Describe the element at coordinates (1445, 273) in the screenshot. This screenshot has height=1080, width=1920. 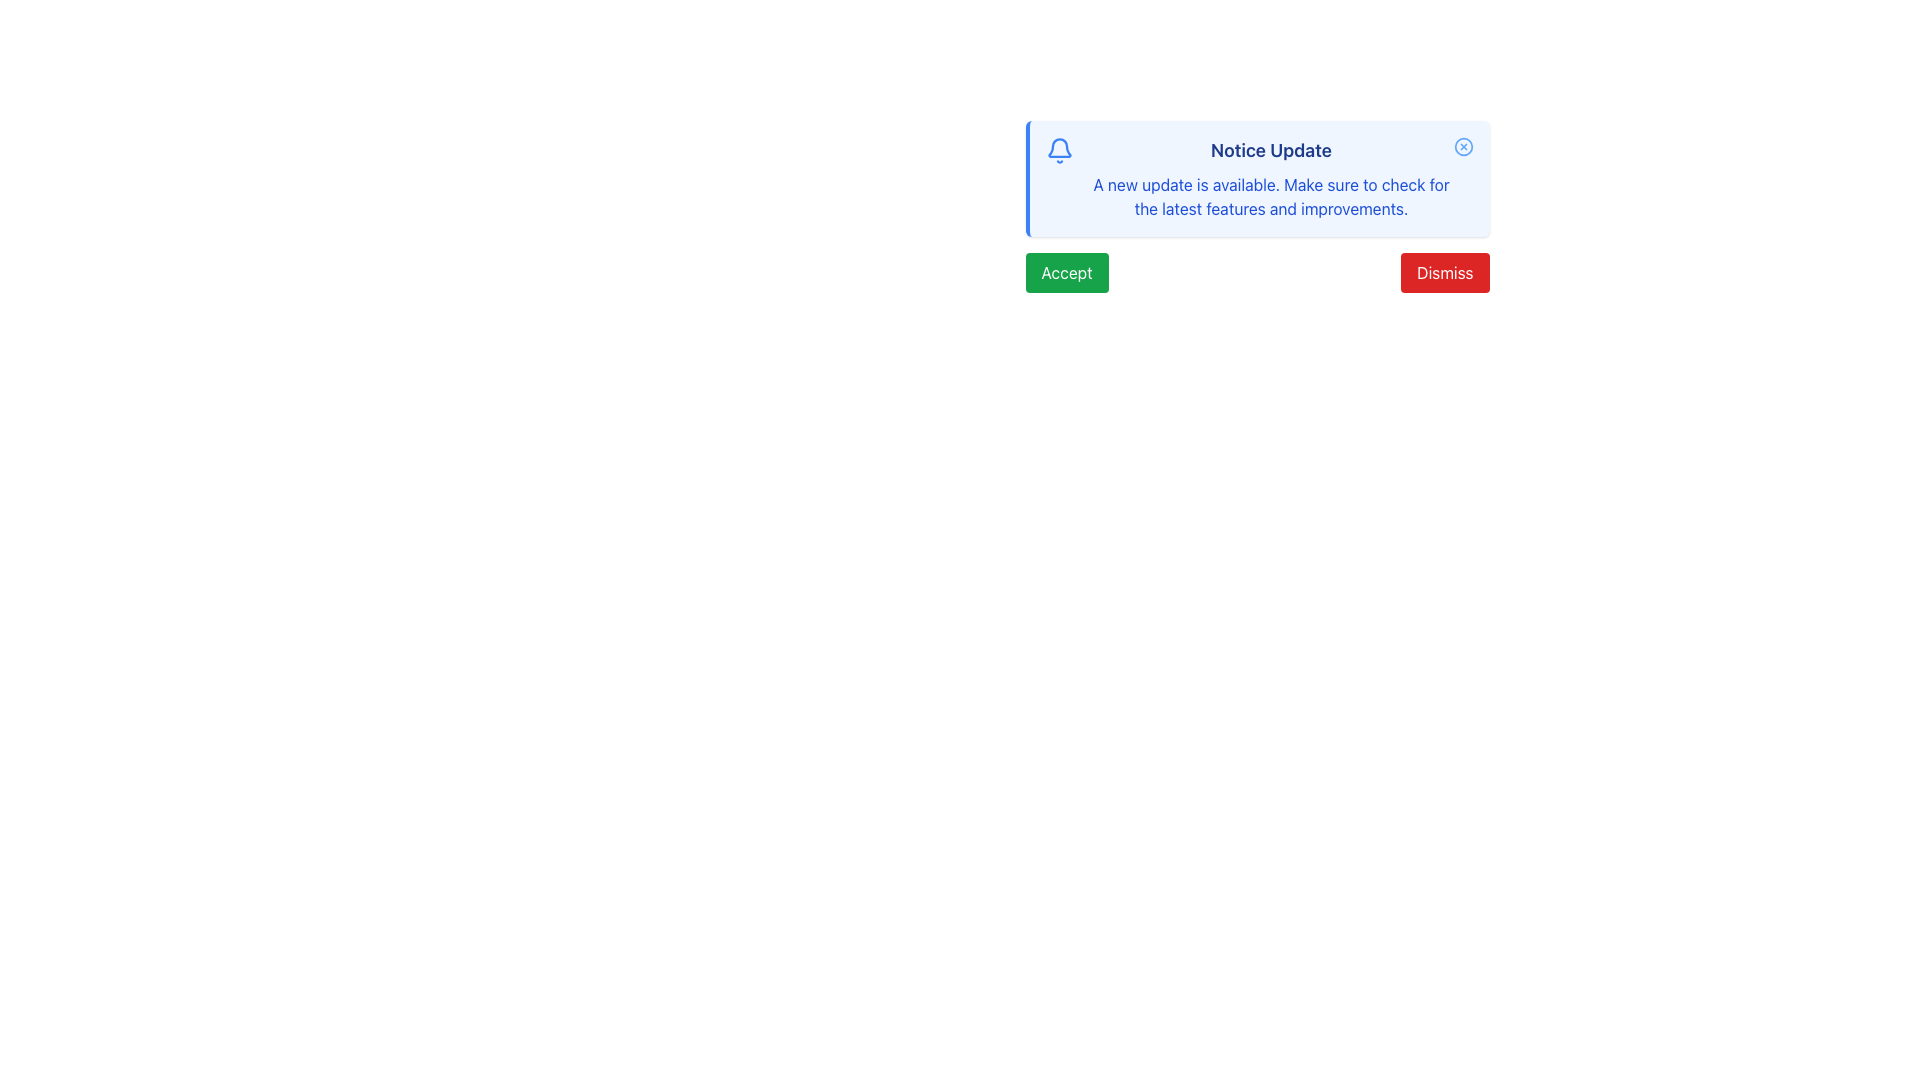
I see `the dismiss button located at the bottom-right corner of the notification box` at that location.